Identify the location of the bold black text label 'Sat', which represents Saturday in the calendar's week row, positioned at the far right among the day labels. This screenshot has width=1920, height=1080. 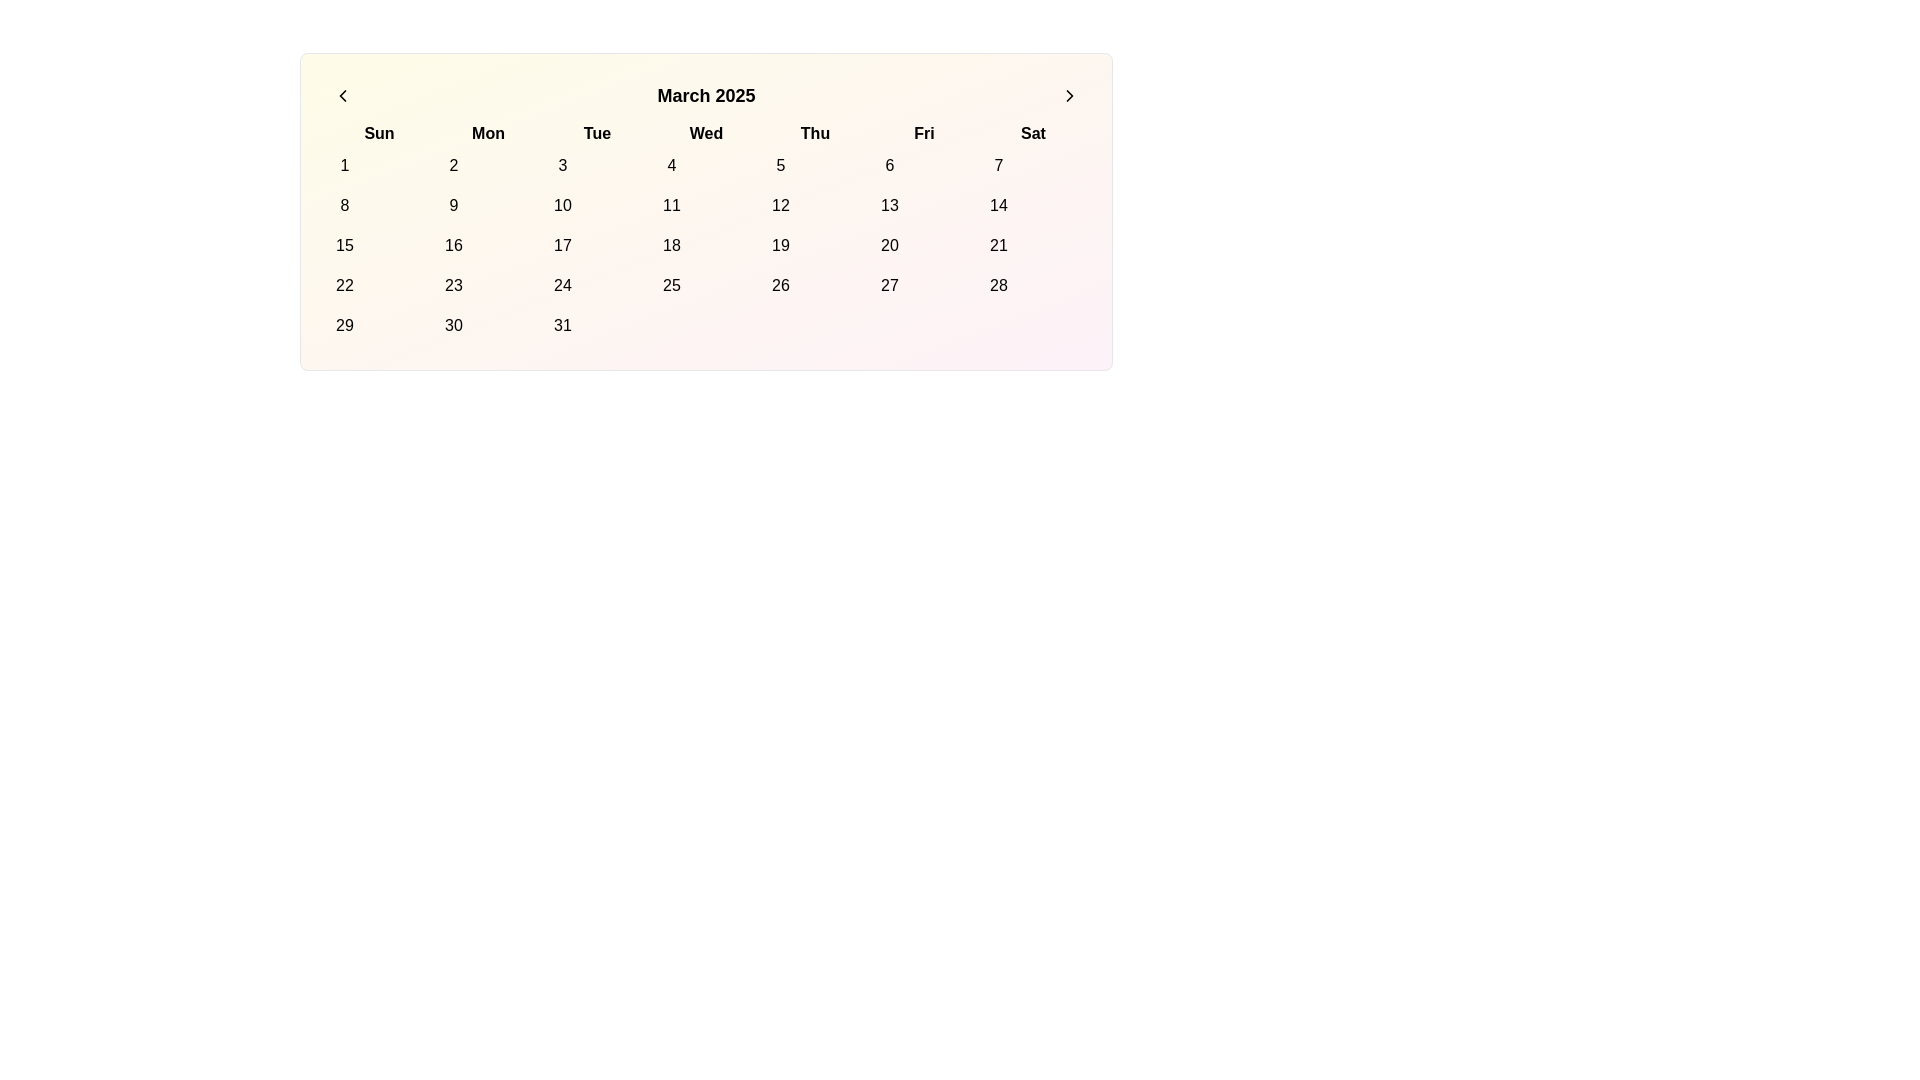
(1033, 134).